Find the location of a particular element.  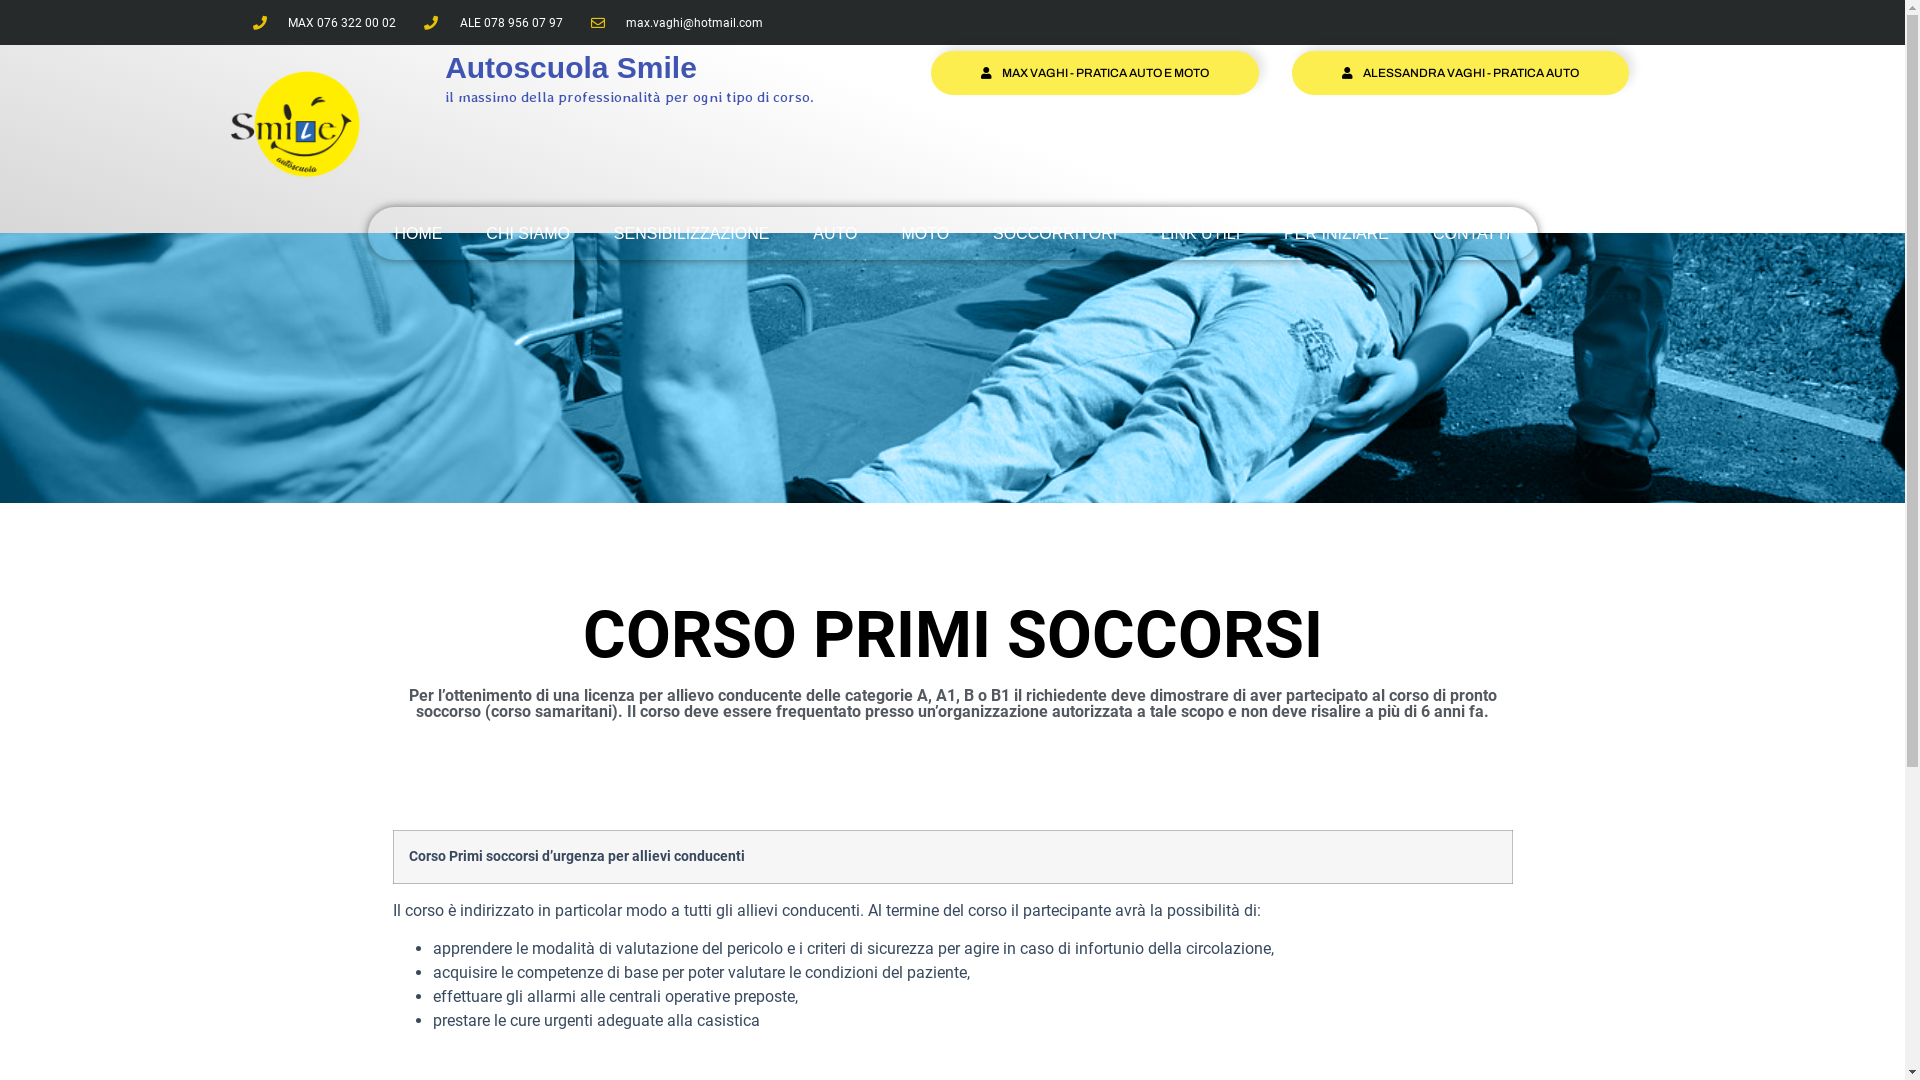

'PER INIZIARE' is located at coordinates (1336, 233).